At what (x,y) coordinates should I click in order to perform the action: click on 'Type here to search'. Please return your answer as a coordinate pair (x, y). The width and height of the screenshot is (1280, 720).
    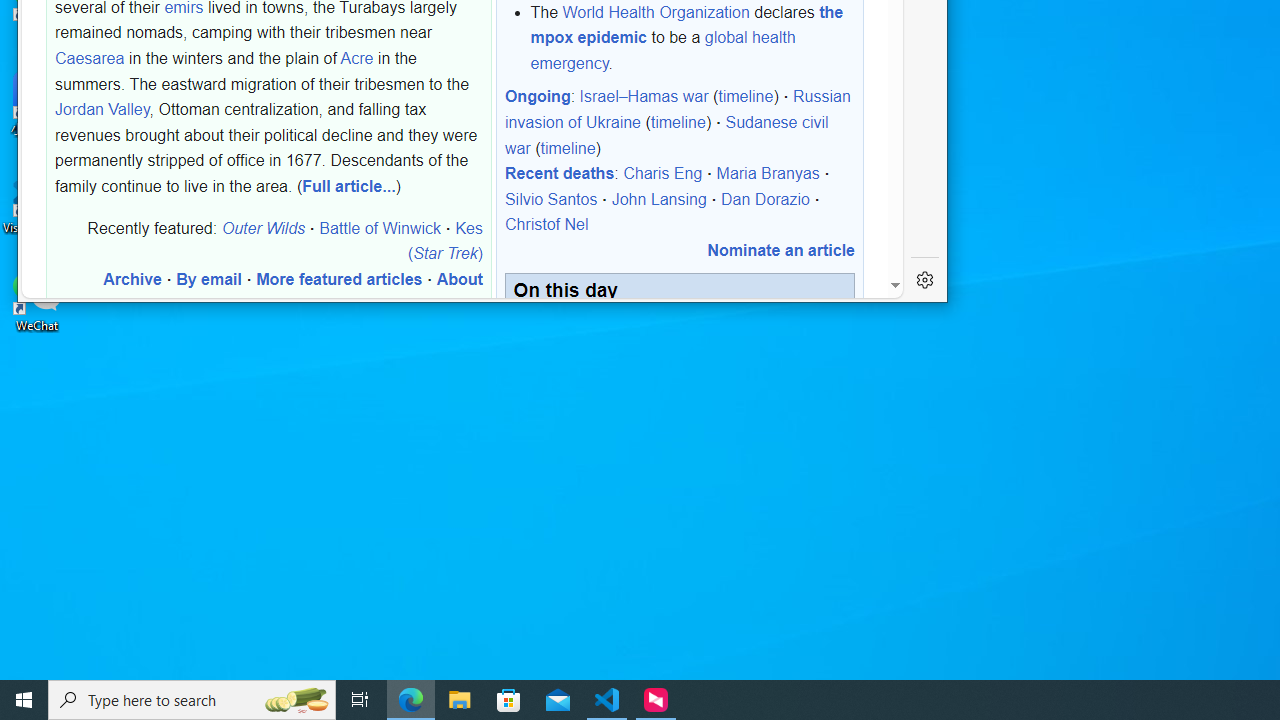
    Looking at the image, I should click on (192, 698).